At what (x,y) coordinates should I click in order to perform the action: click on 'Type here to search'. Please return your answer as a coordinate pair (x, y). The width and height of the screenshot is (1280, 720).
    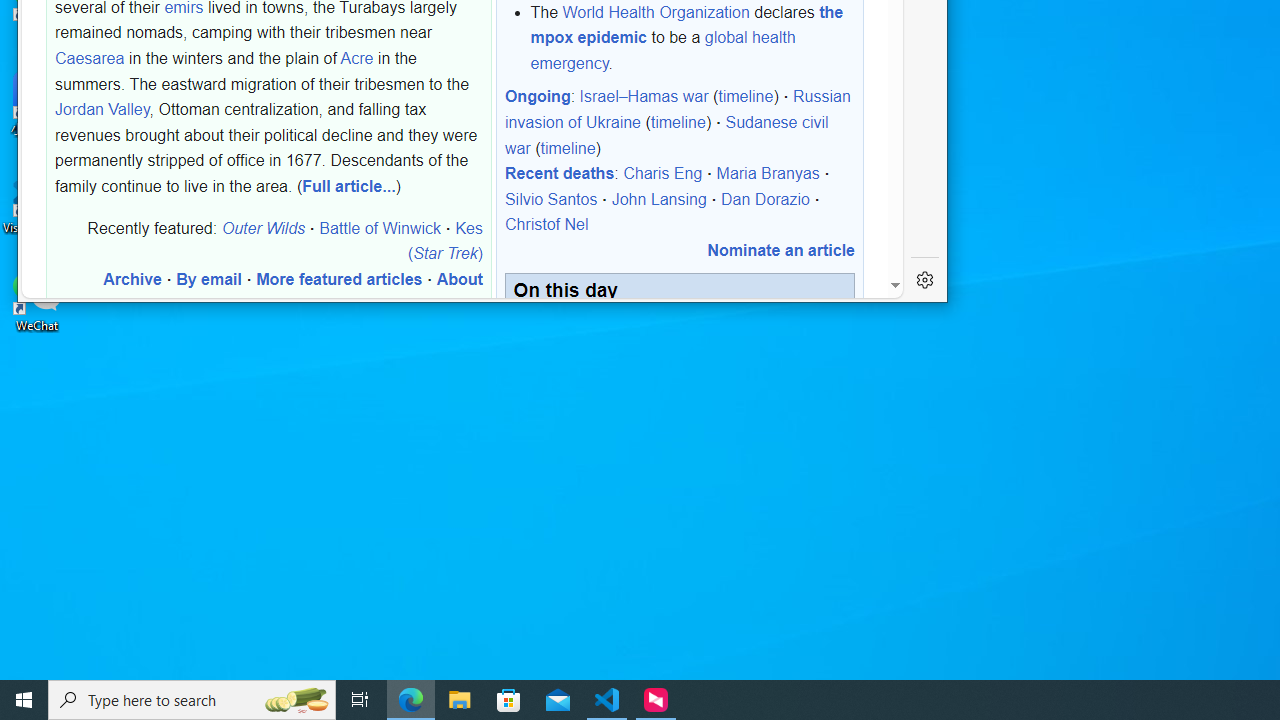
    Looking at the image, I should click on (192, 698).